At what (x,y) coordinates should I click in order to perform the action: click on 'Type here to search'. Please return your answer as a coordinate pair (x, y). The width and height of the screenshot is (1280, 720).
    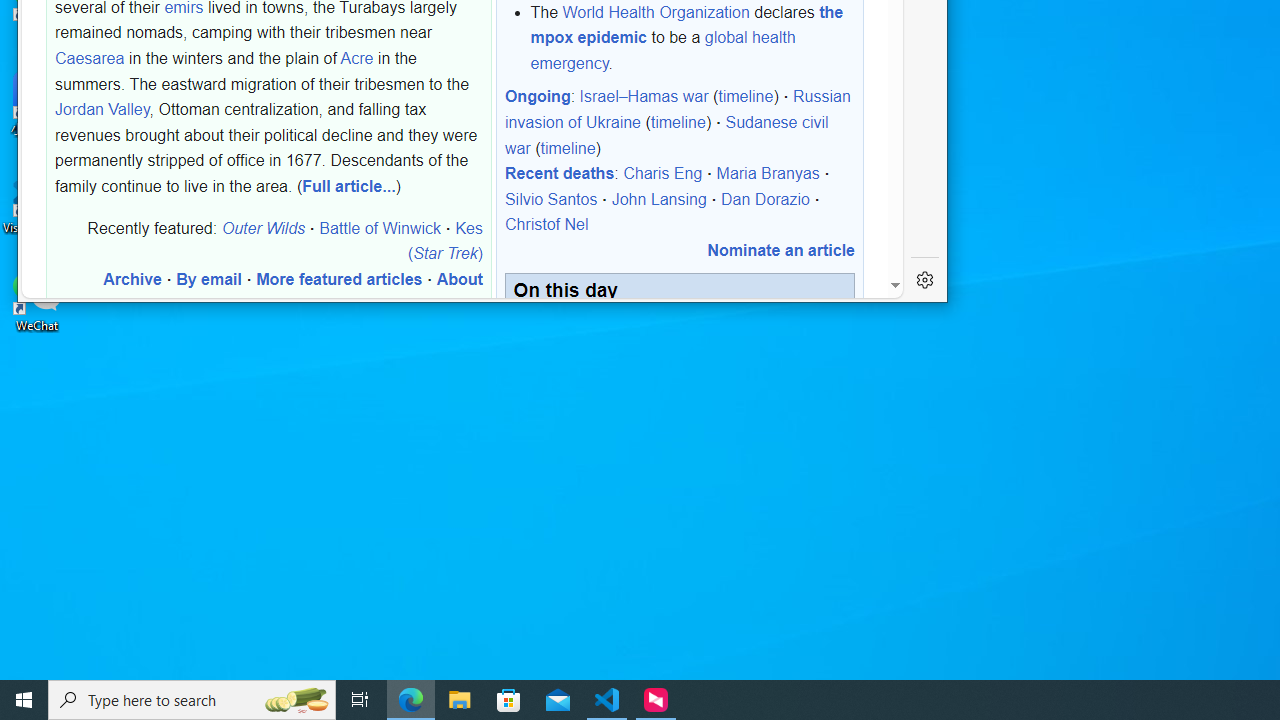
    Looking at the image, I should click on (192, 698).